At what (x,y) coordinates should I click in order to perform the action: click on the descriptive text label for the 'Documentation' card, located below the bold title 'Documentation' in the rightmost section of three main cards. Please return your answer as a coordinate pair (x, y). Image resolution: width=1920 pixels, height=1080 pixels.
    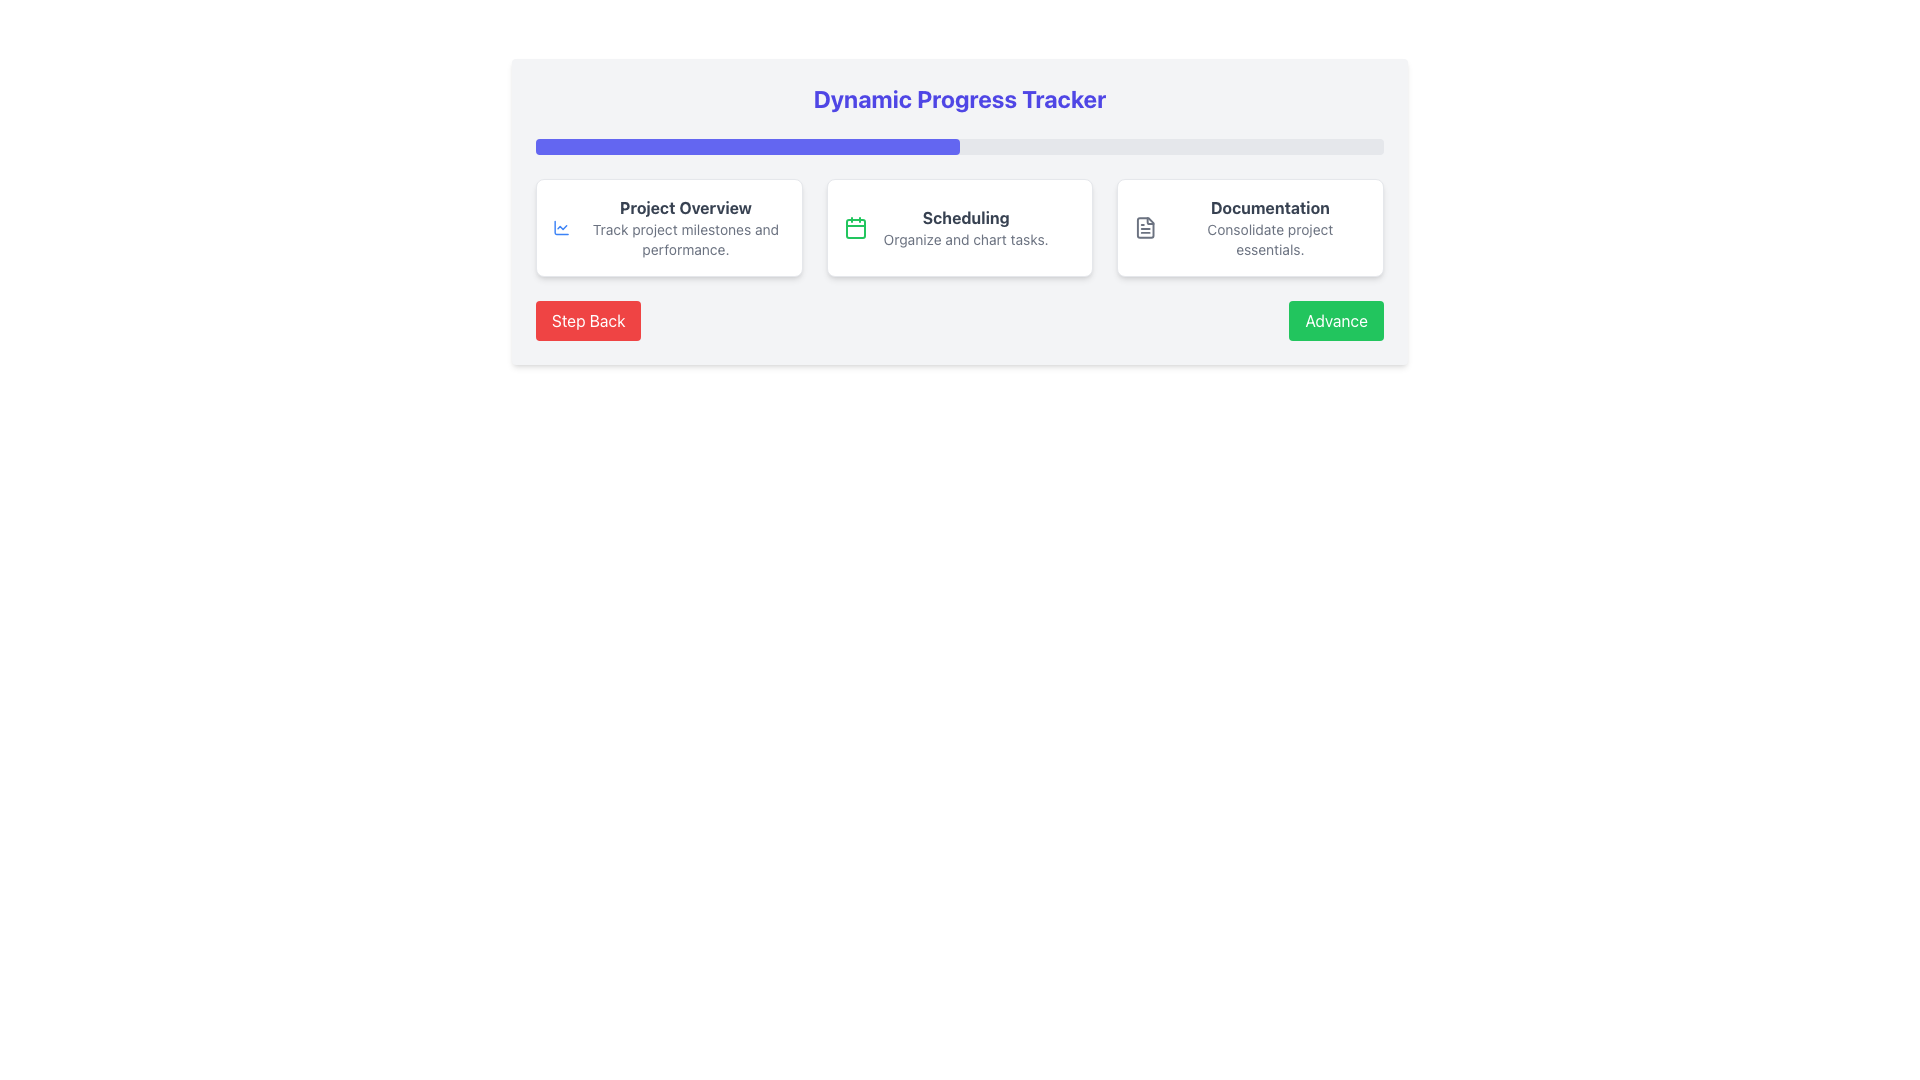
    Looking at the image, I should click on (1269, 238).